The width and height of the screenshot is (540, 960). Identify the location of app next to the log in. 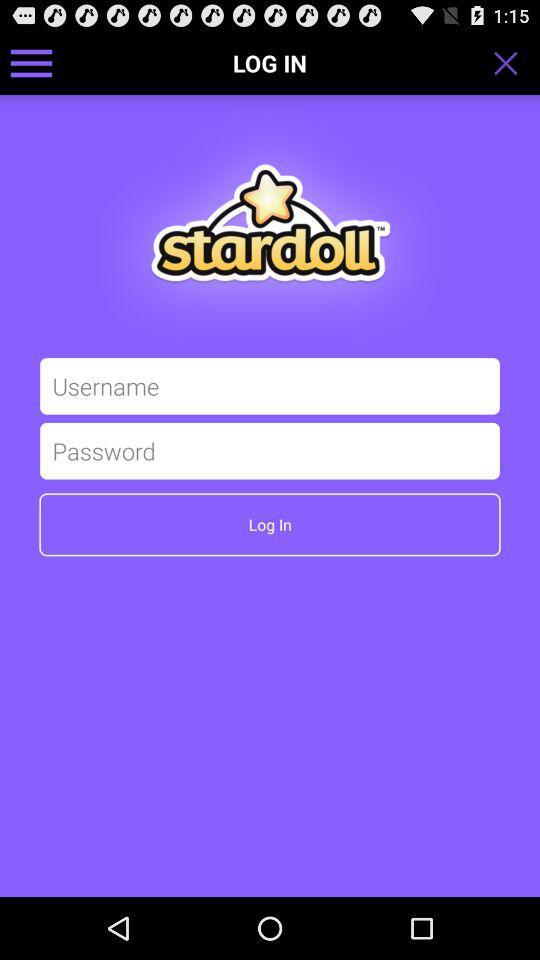
(512, 62).